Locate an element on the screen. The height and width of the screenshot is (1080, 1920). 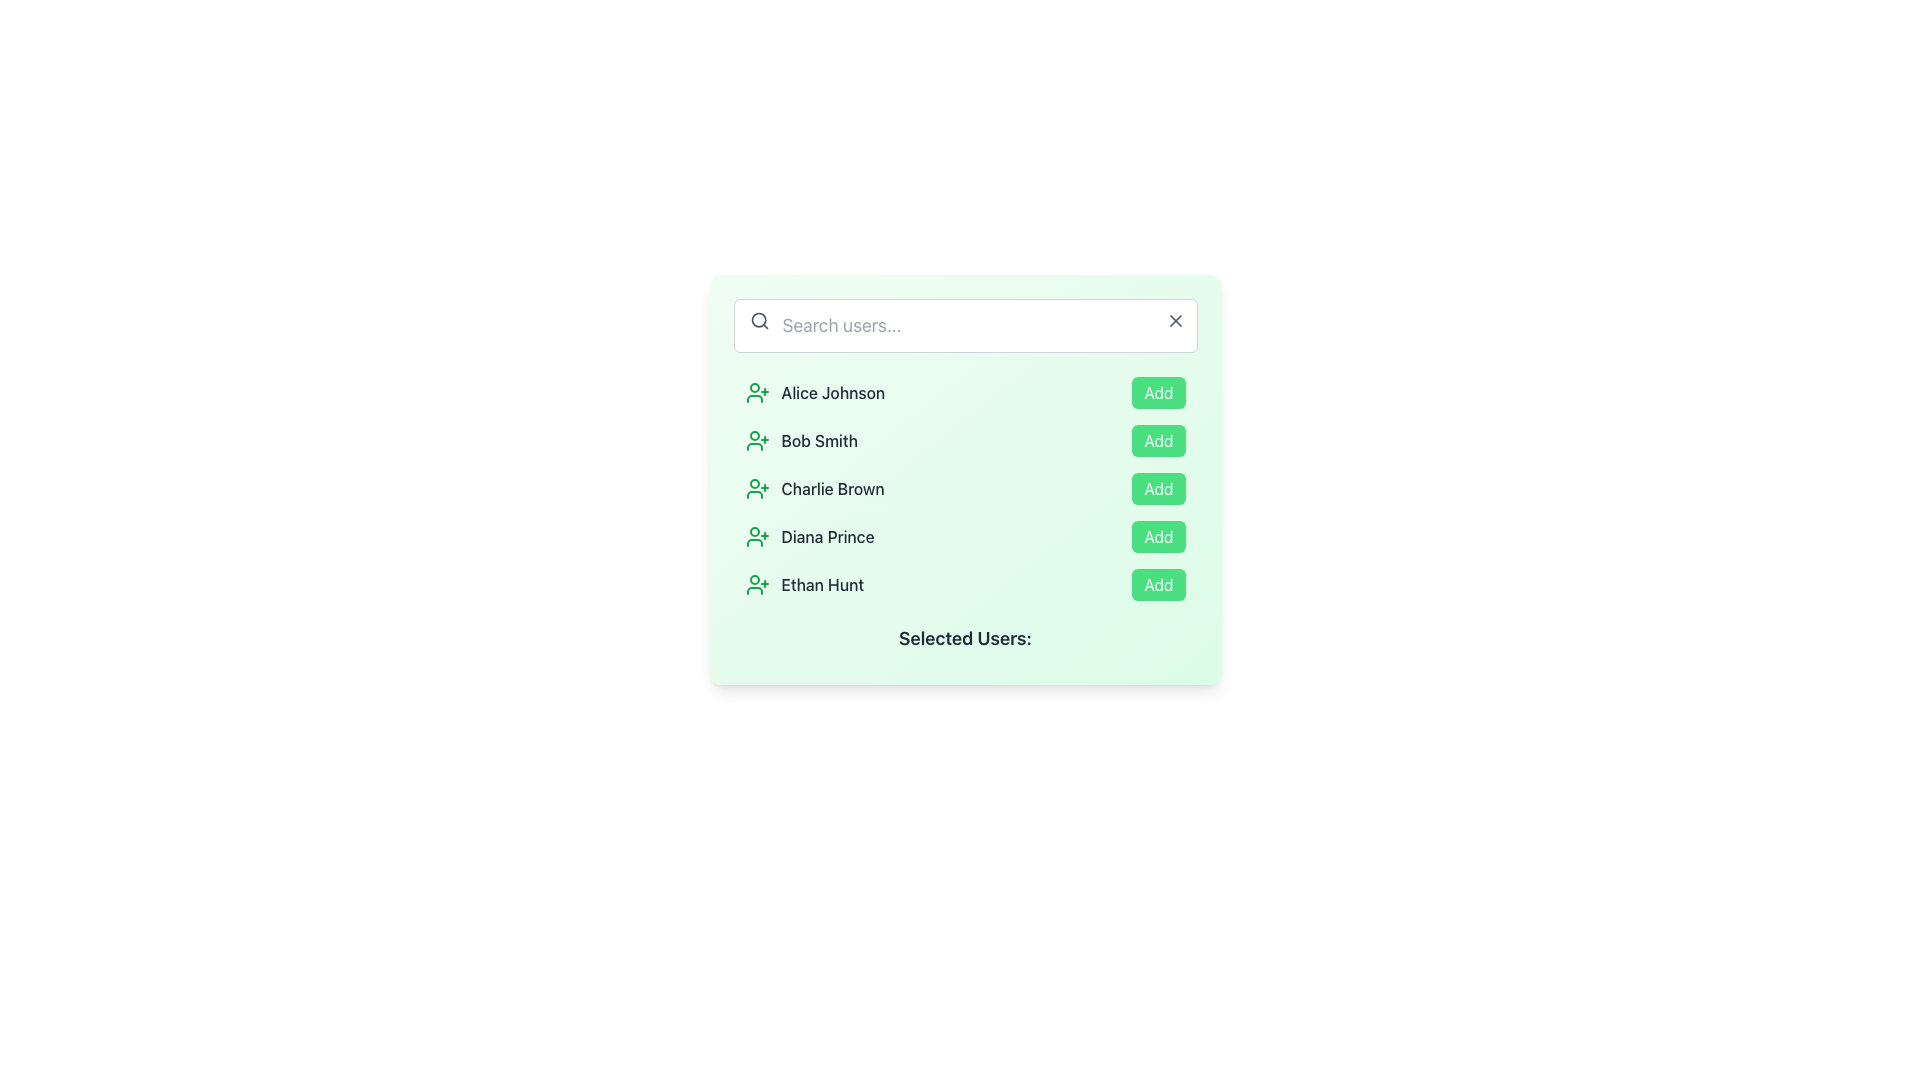
the icon for user addition associated with 'Diana Prince' is located at coordinates (756, 535).